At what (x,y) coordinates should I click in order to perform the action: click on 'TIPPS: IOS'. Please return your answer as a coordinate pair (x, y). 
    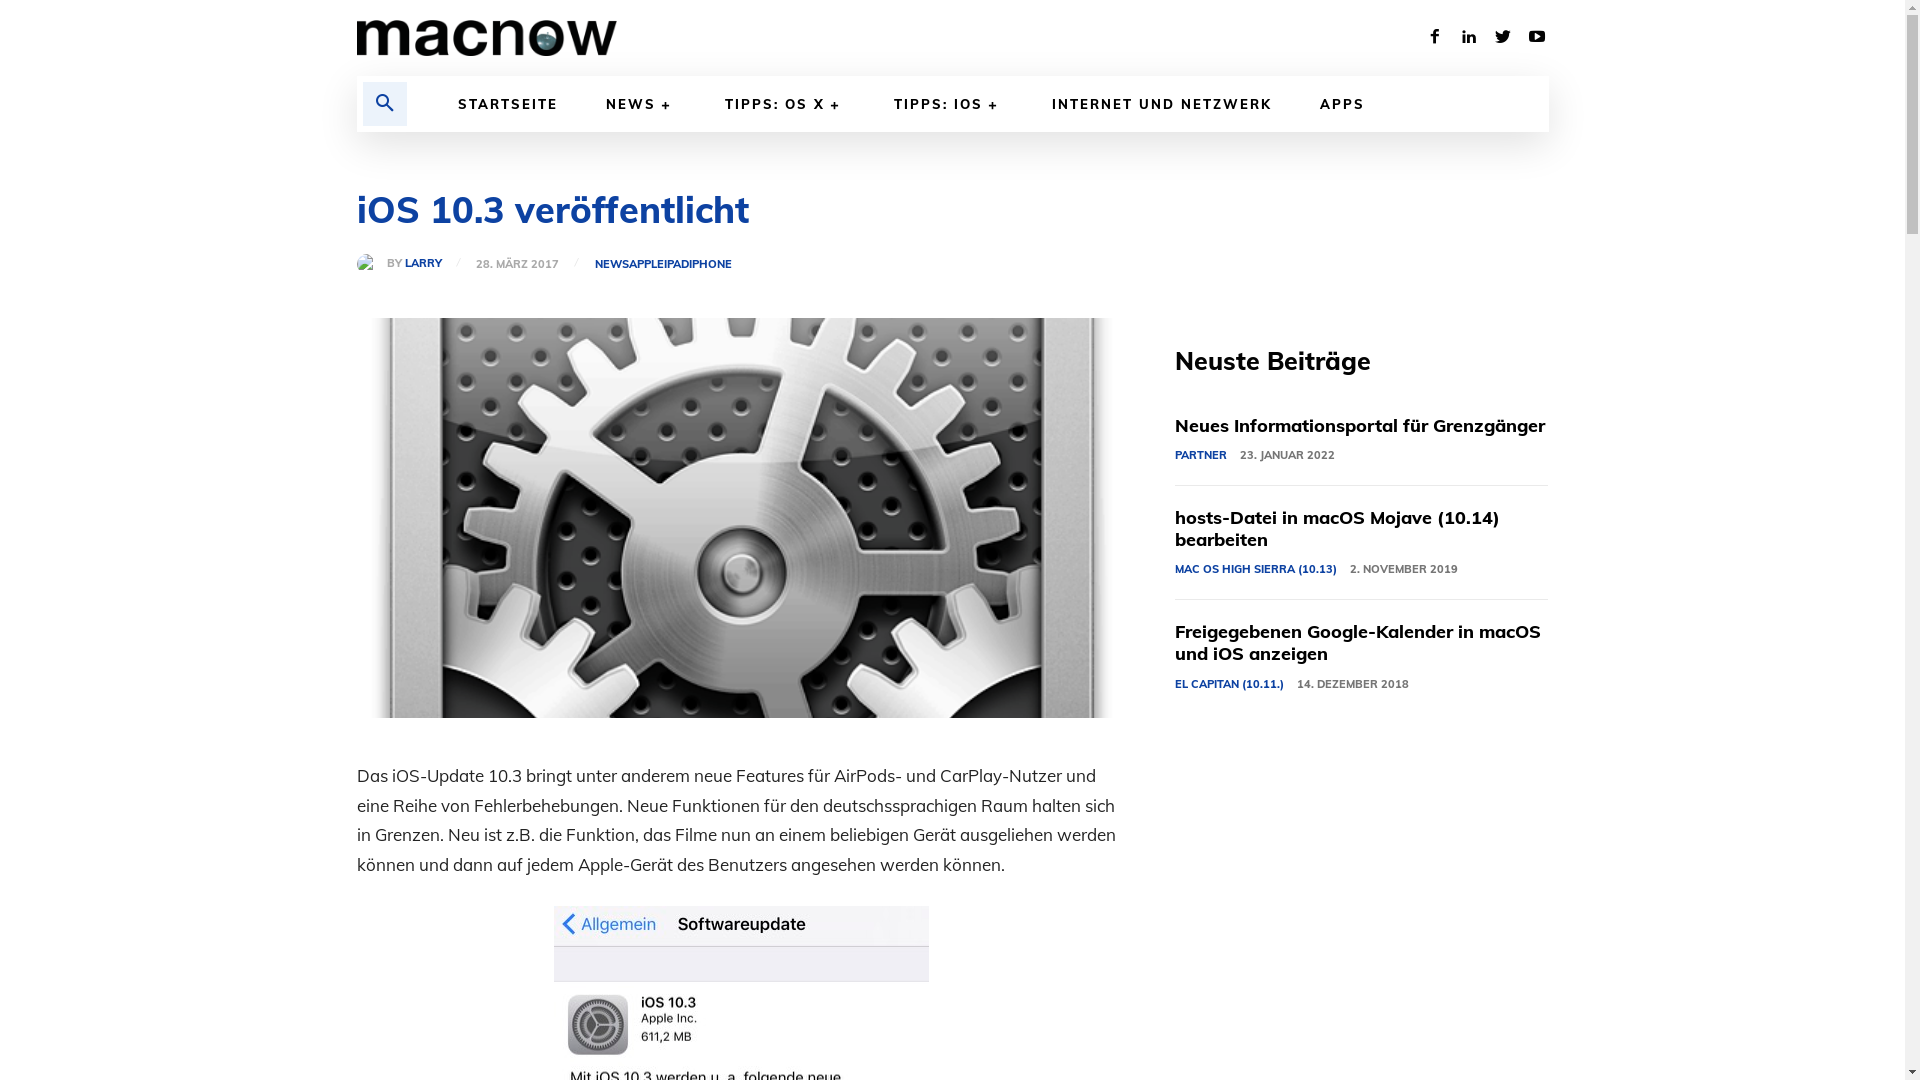
    Looking at the image, I should click on (948, 104).